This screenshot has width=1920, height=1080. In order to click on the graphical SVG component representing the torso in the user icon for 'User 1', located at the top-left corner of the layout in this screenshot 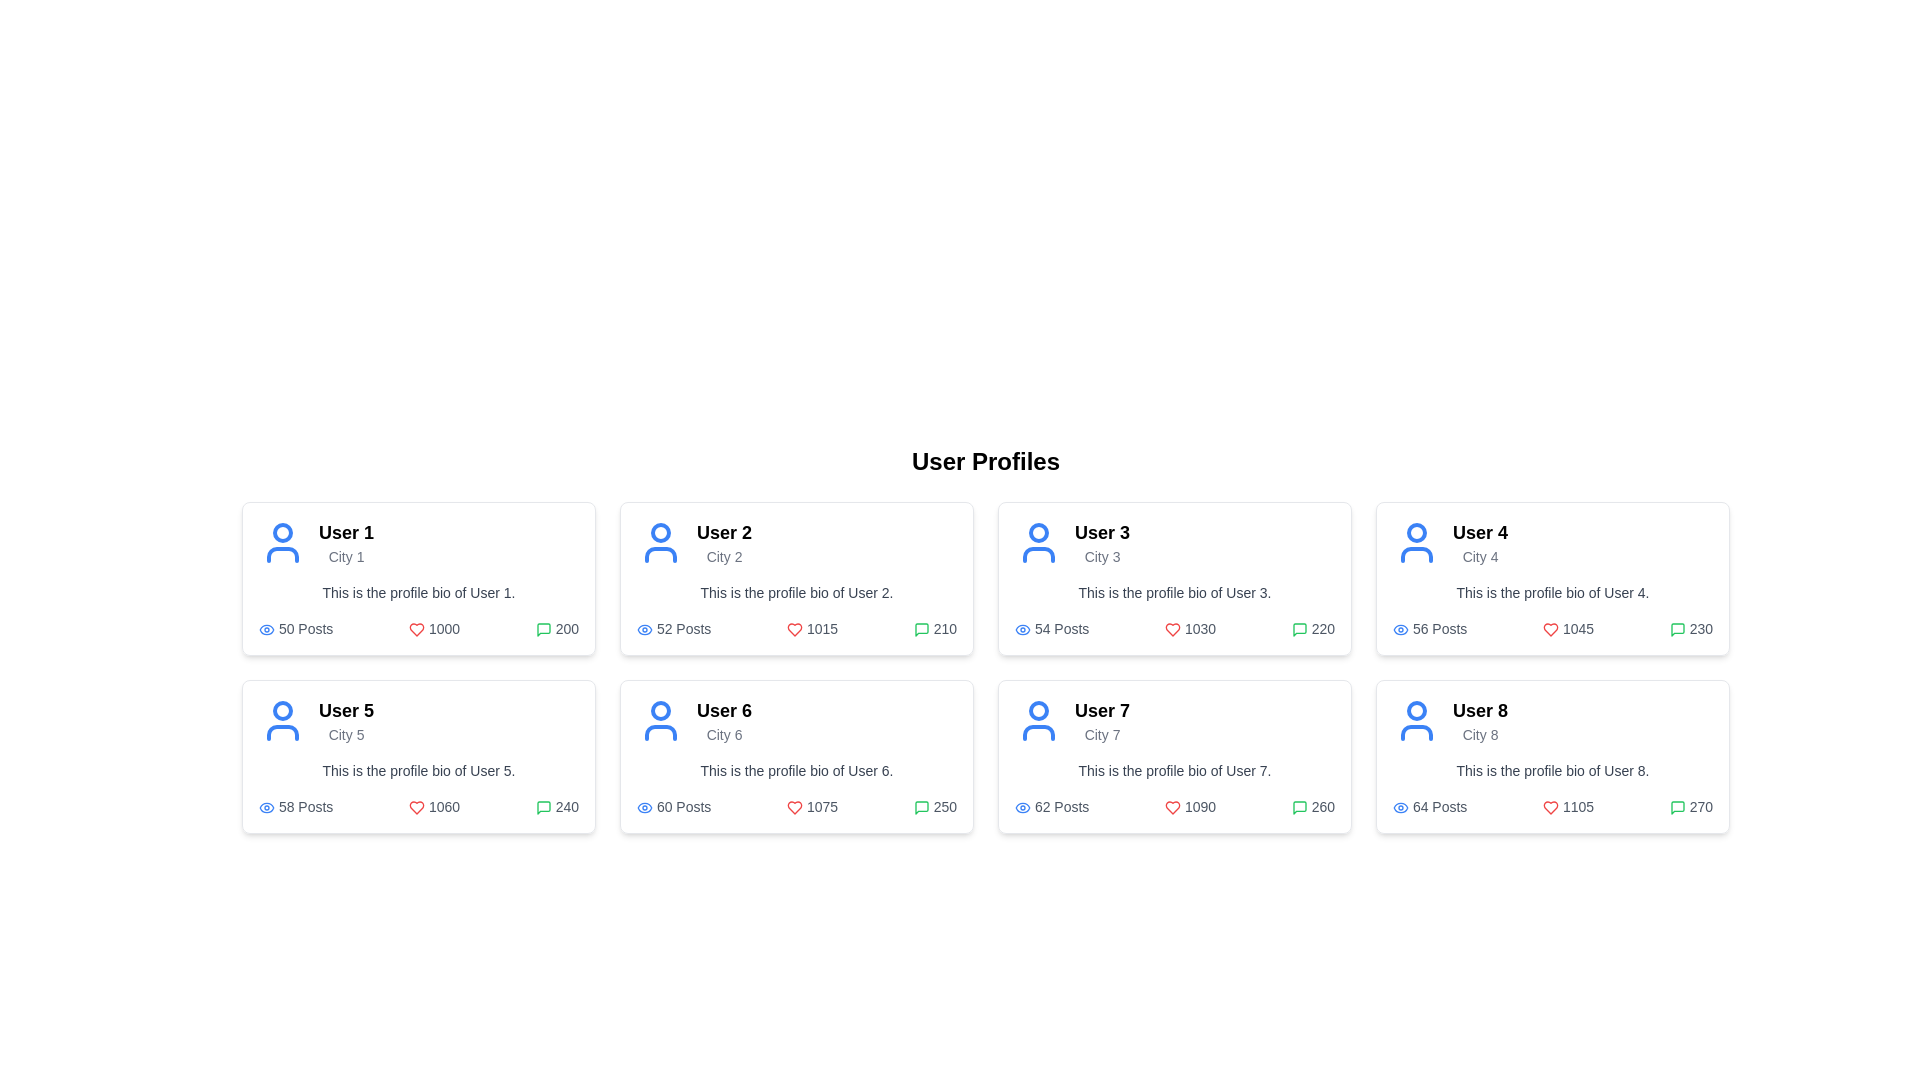, I will do `click(282, 555)`.